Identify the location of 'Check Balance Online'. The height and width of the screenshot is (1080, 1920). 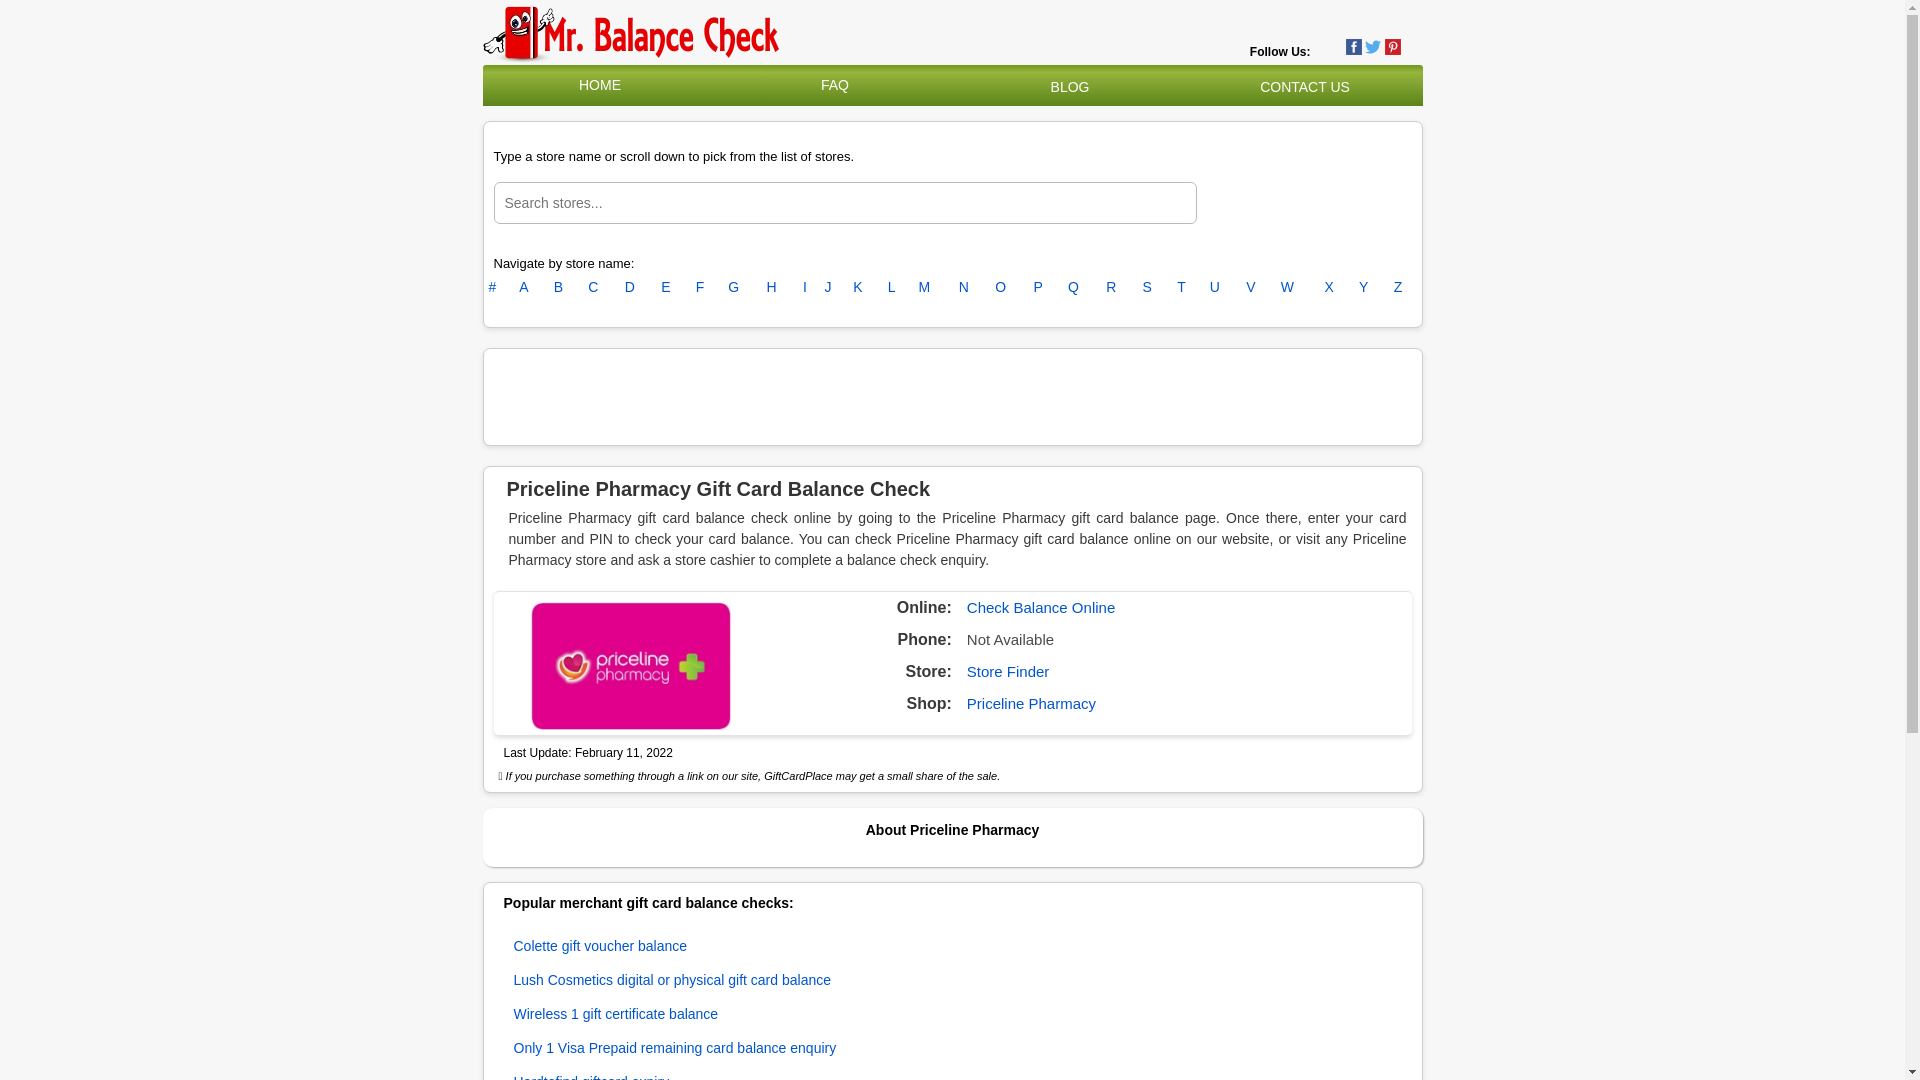
(1040, 606).